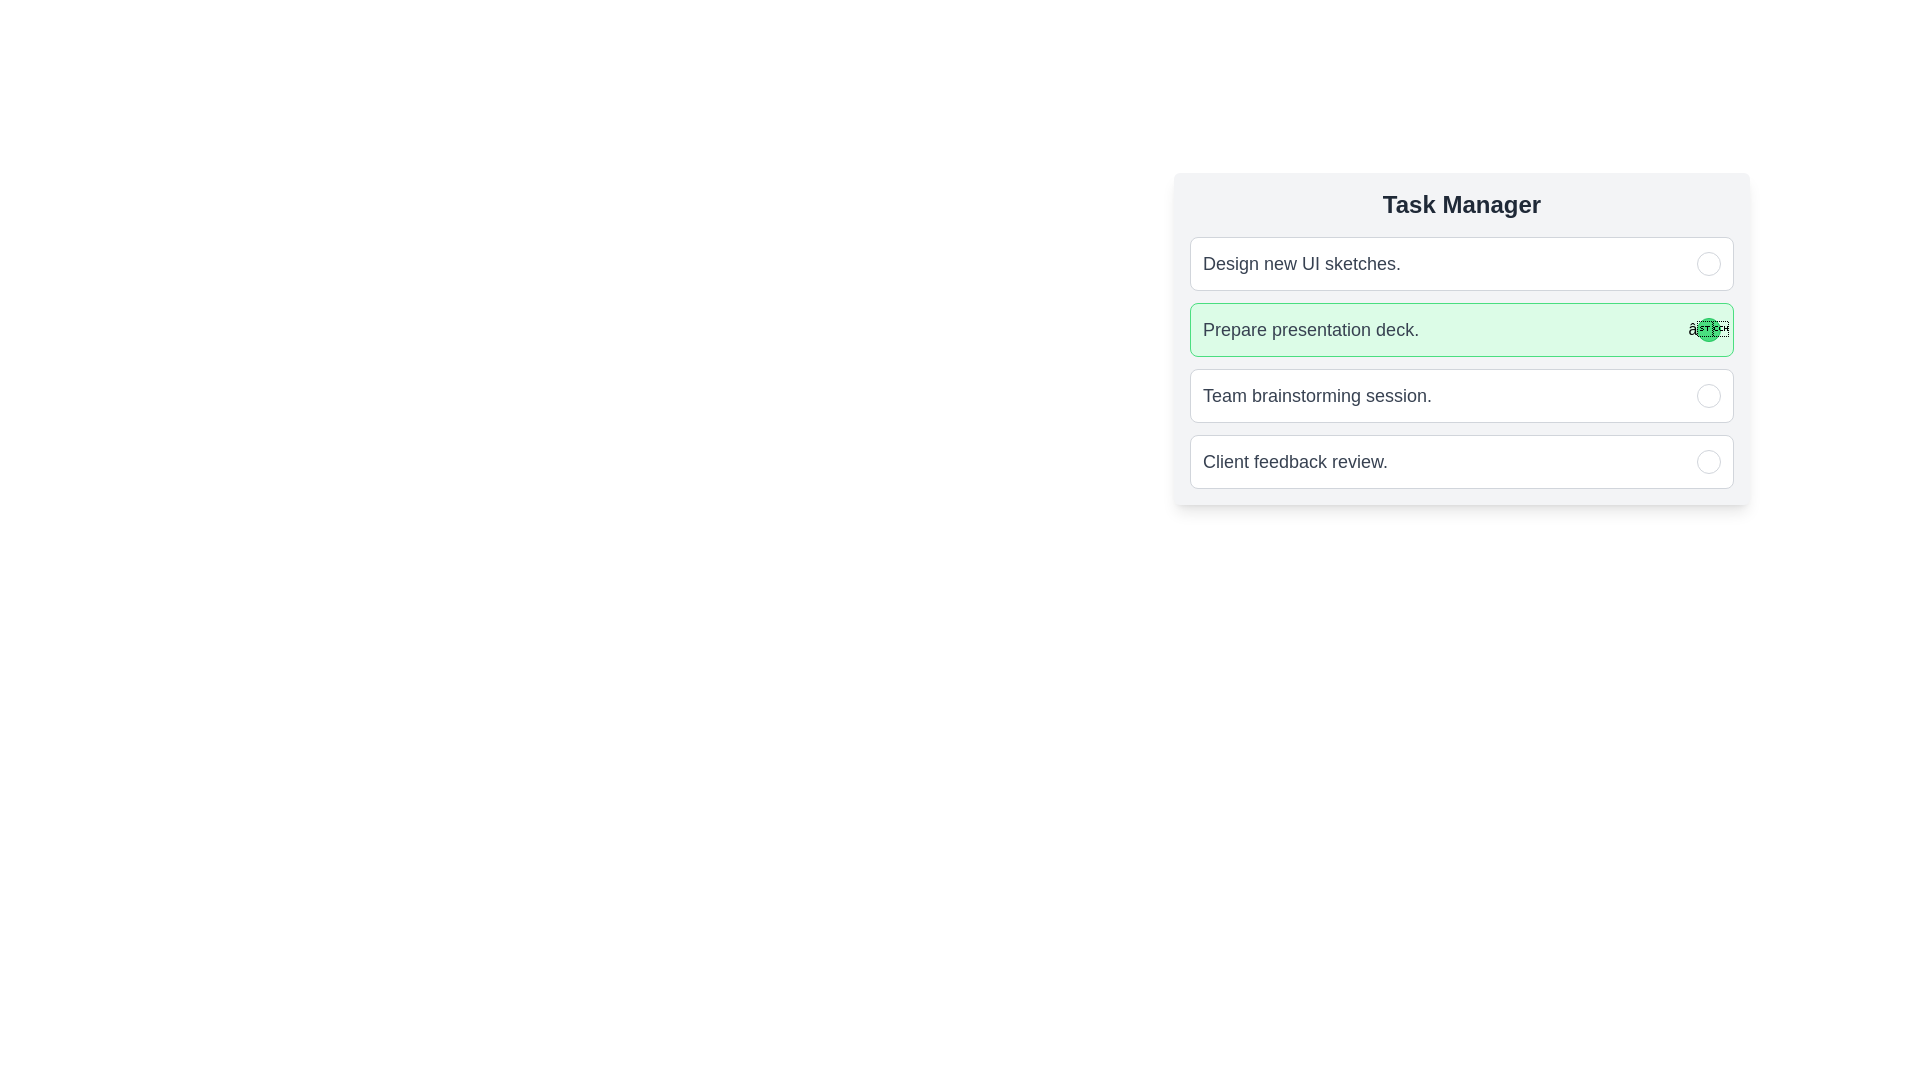 This screenshot has width=1920, height=1080. Describe the element at coordinates (1707, 462) in the screenshot. I see `the circular icon located at the rightmost end of the row labeled 'Client feedback review.' in the task manager interface` at that location.